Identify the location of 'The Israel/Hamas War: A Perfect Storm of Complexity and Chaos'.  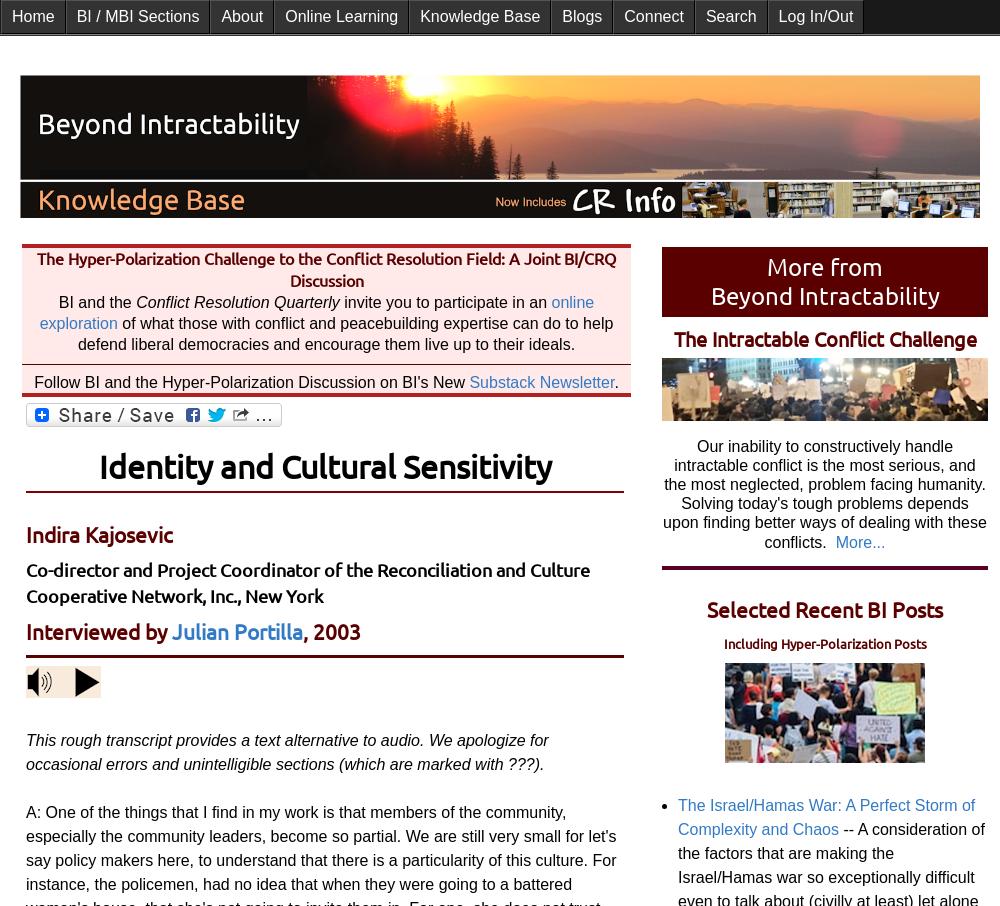
(825, 815).